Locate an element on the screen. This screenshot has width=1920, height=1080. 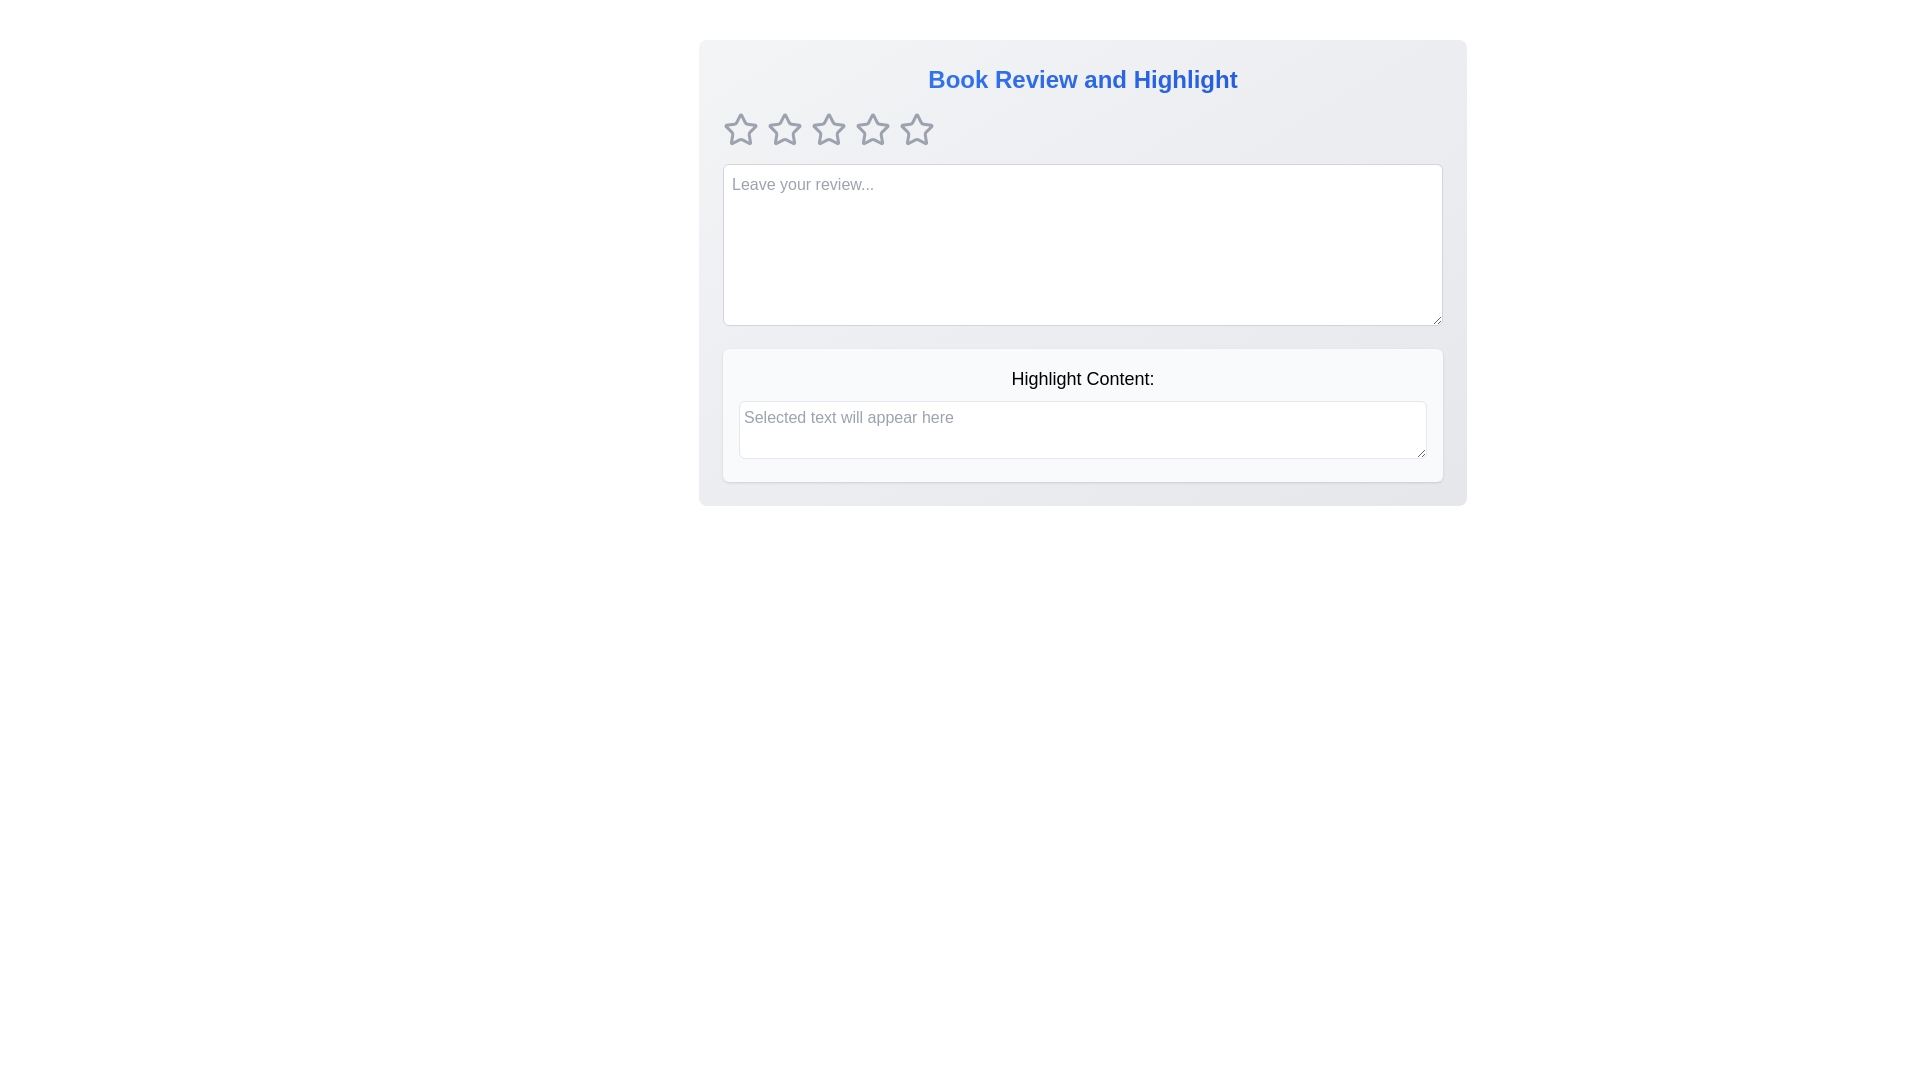
the rating to 3 stars by clicking on the corresponding star icon is located at coordinates (829, 130).